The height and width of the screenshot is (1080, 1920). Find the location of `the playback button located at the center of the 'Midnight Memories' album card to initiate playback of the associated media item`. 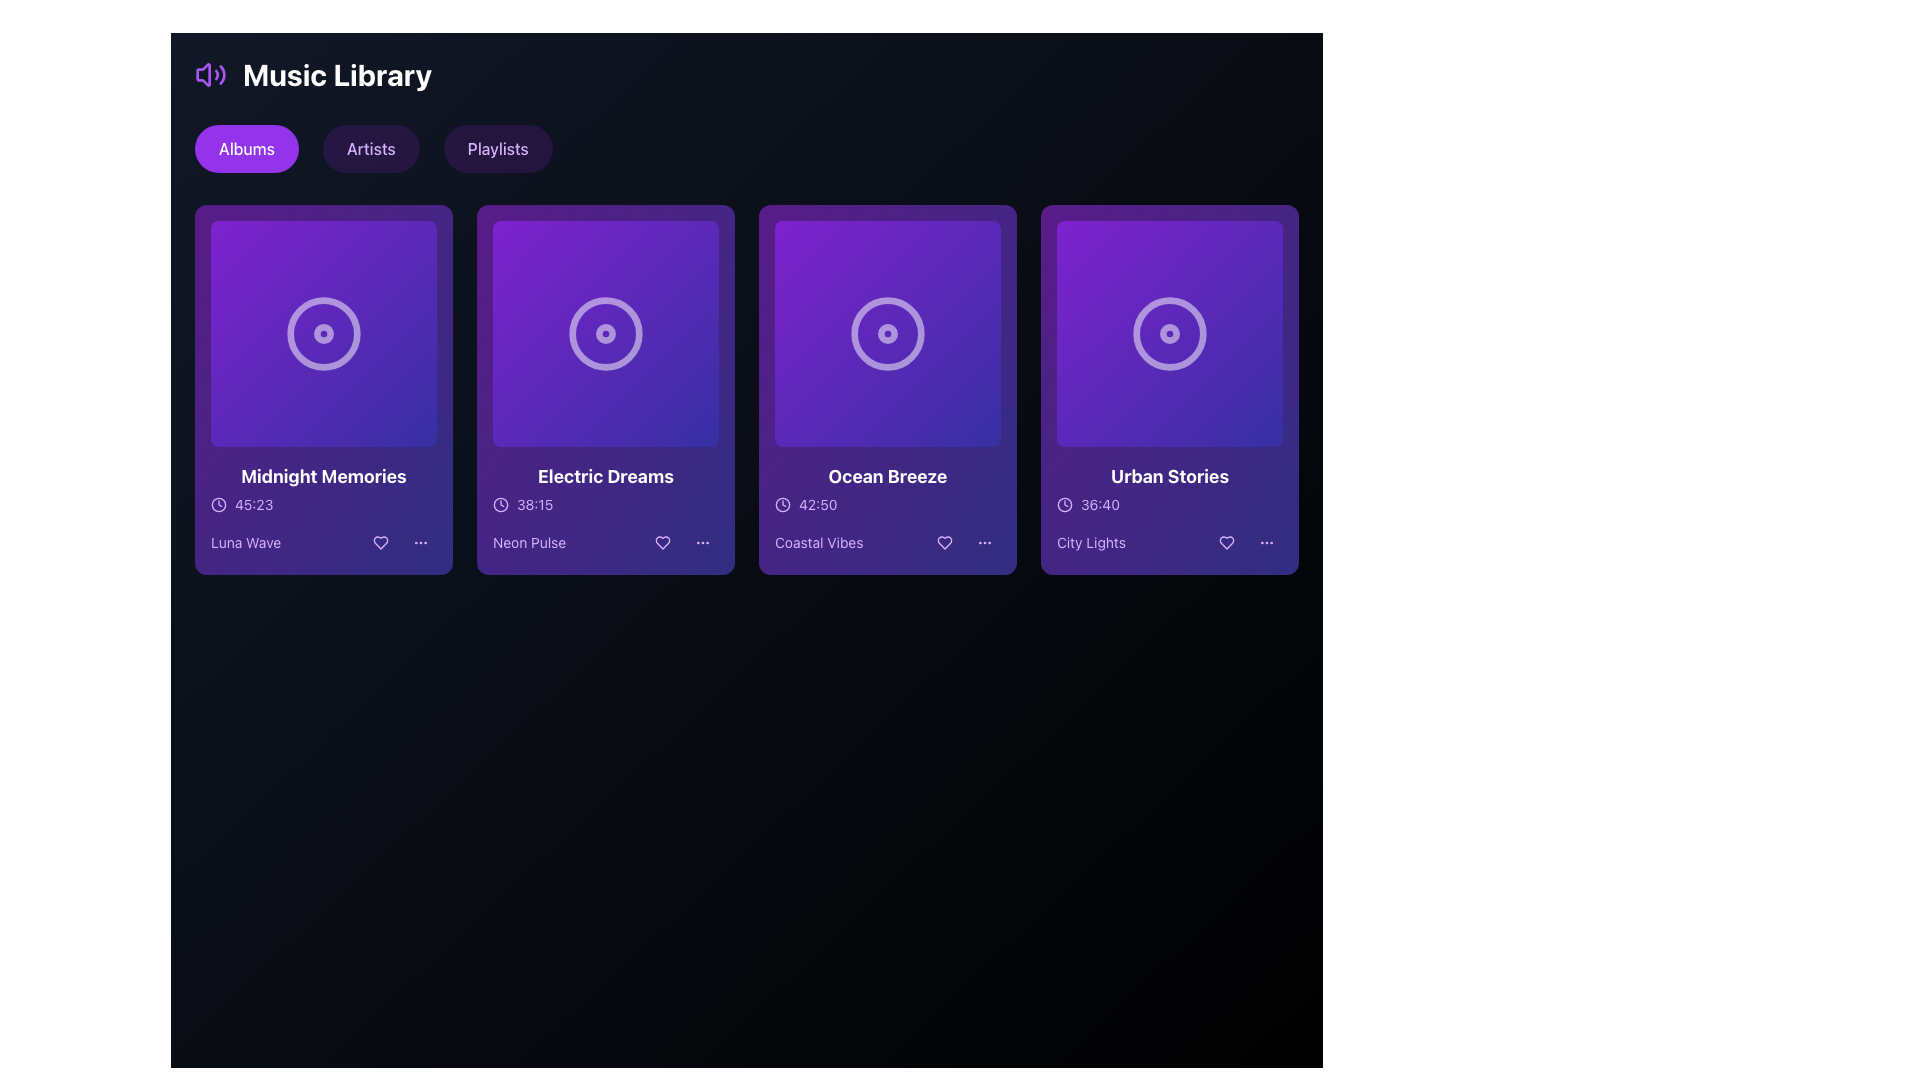

the playback button located at the center of the 'Midnight Memories' album card to initiate playback of the associated media item is located at coordinates (324, 333).